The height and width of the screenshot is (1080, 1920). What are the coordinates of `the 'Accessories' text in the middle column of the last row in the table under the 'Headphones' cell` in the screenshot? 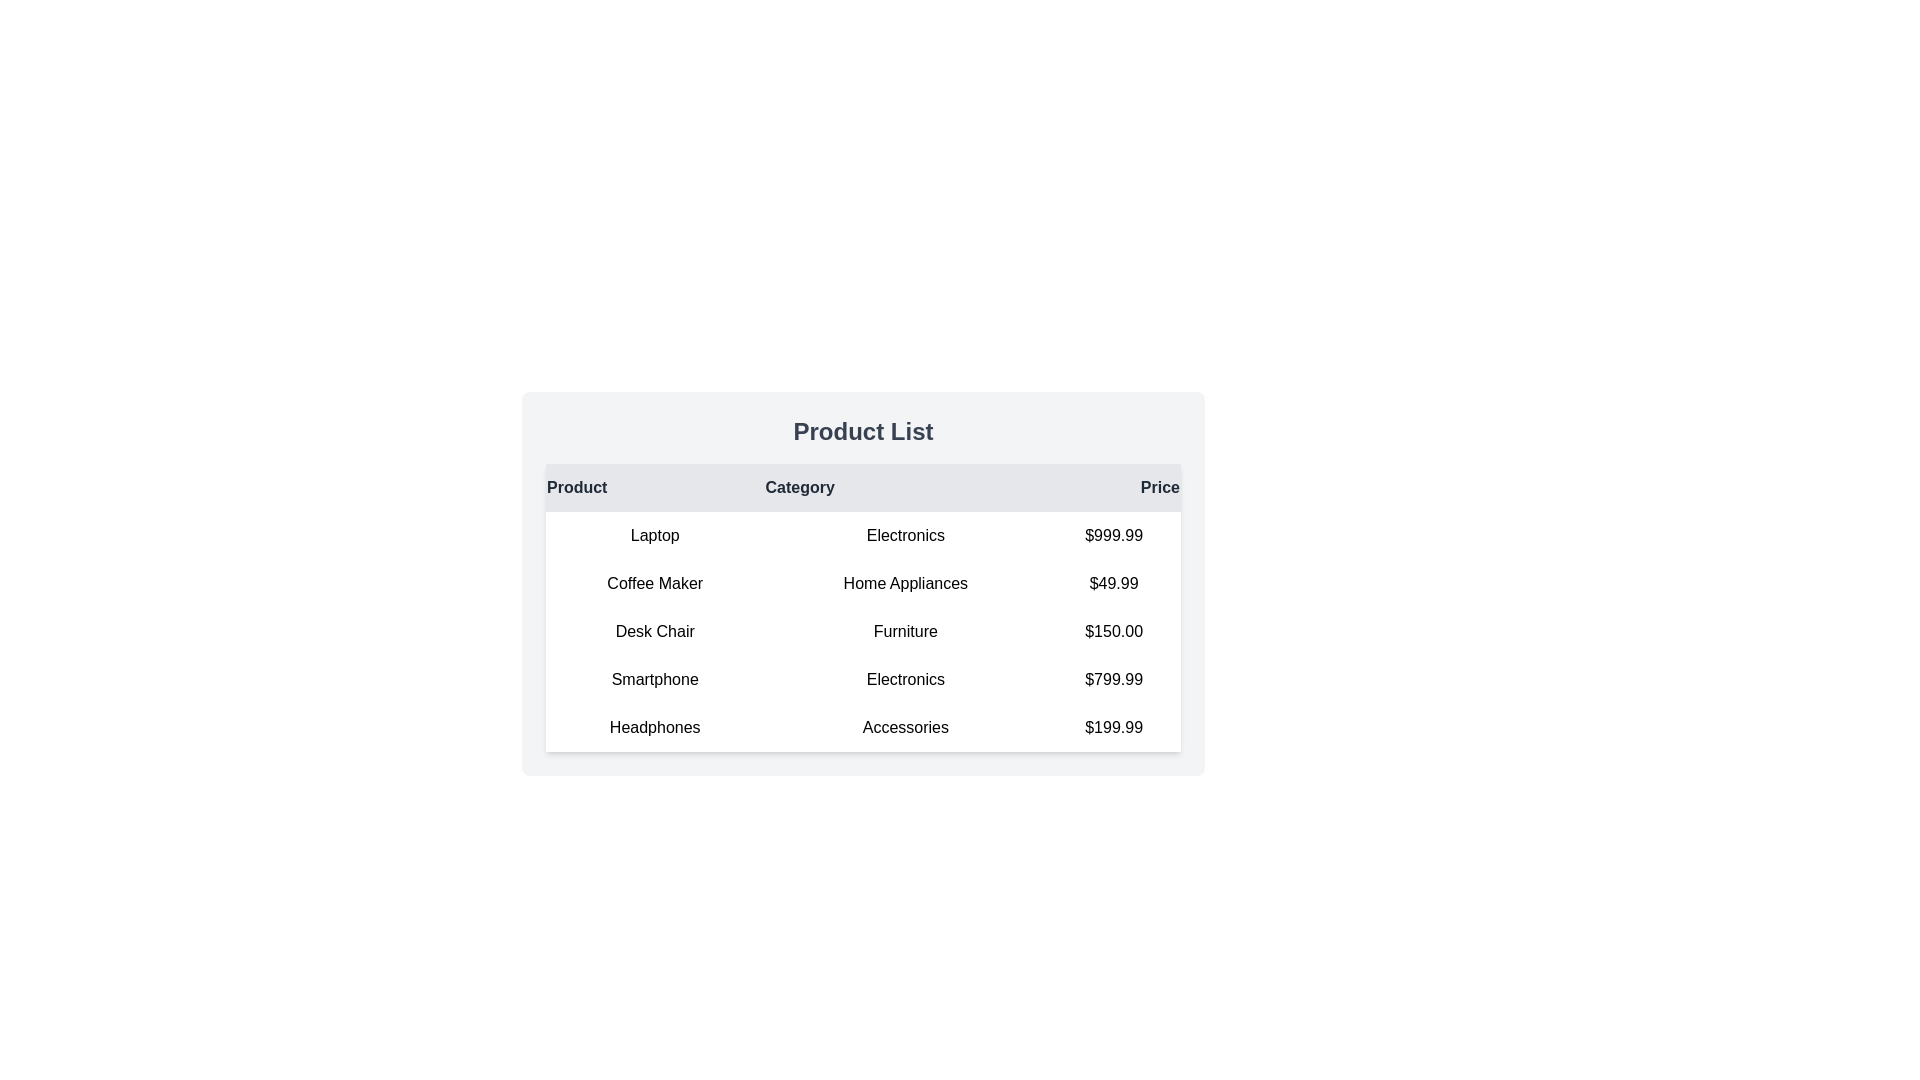 It's located at (904, 728).